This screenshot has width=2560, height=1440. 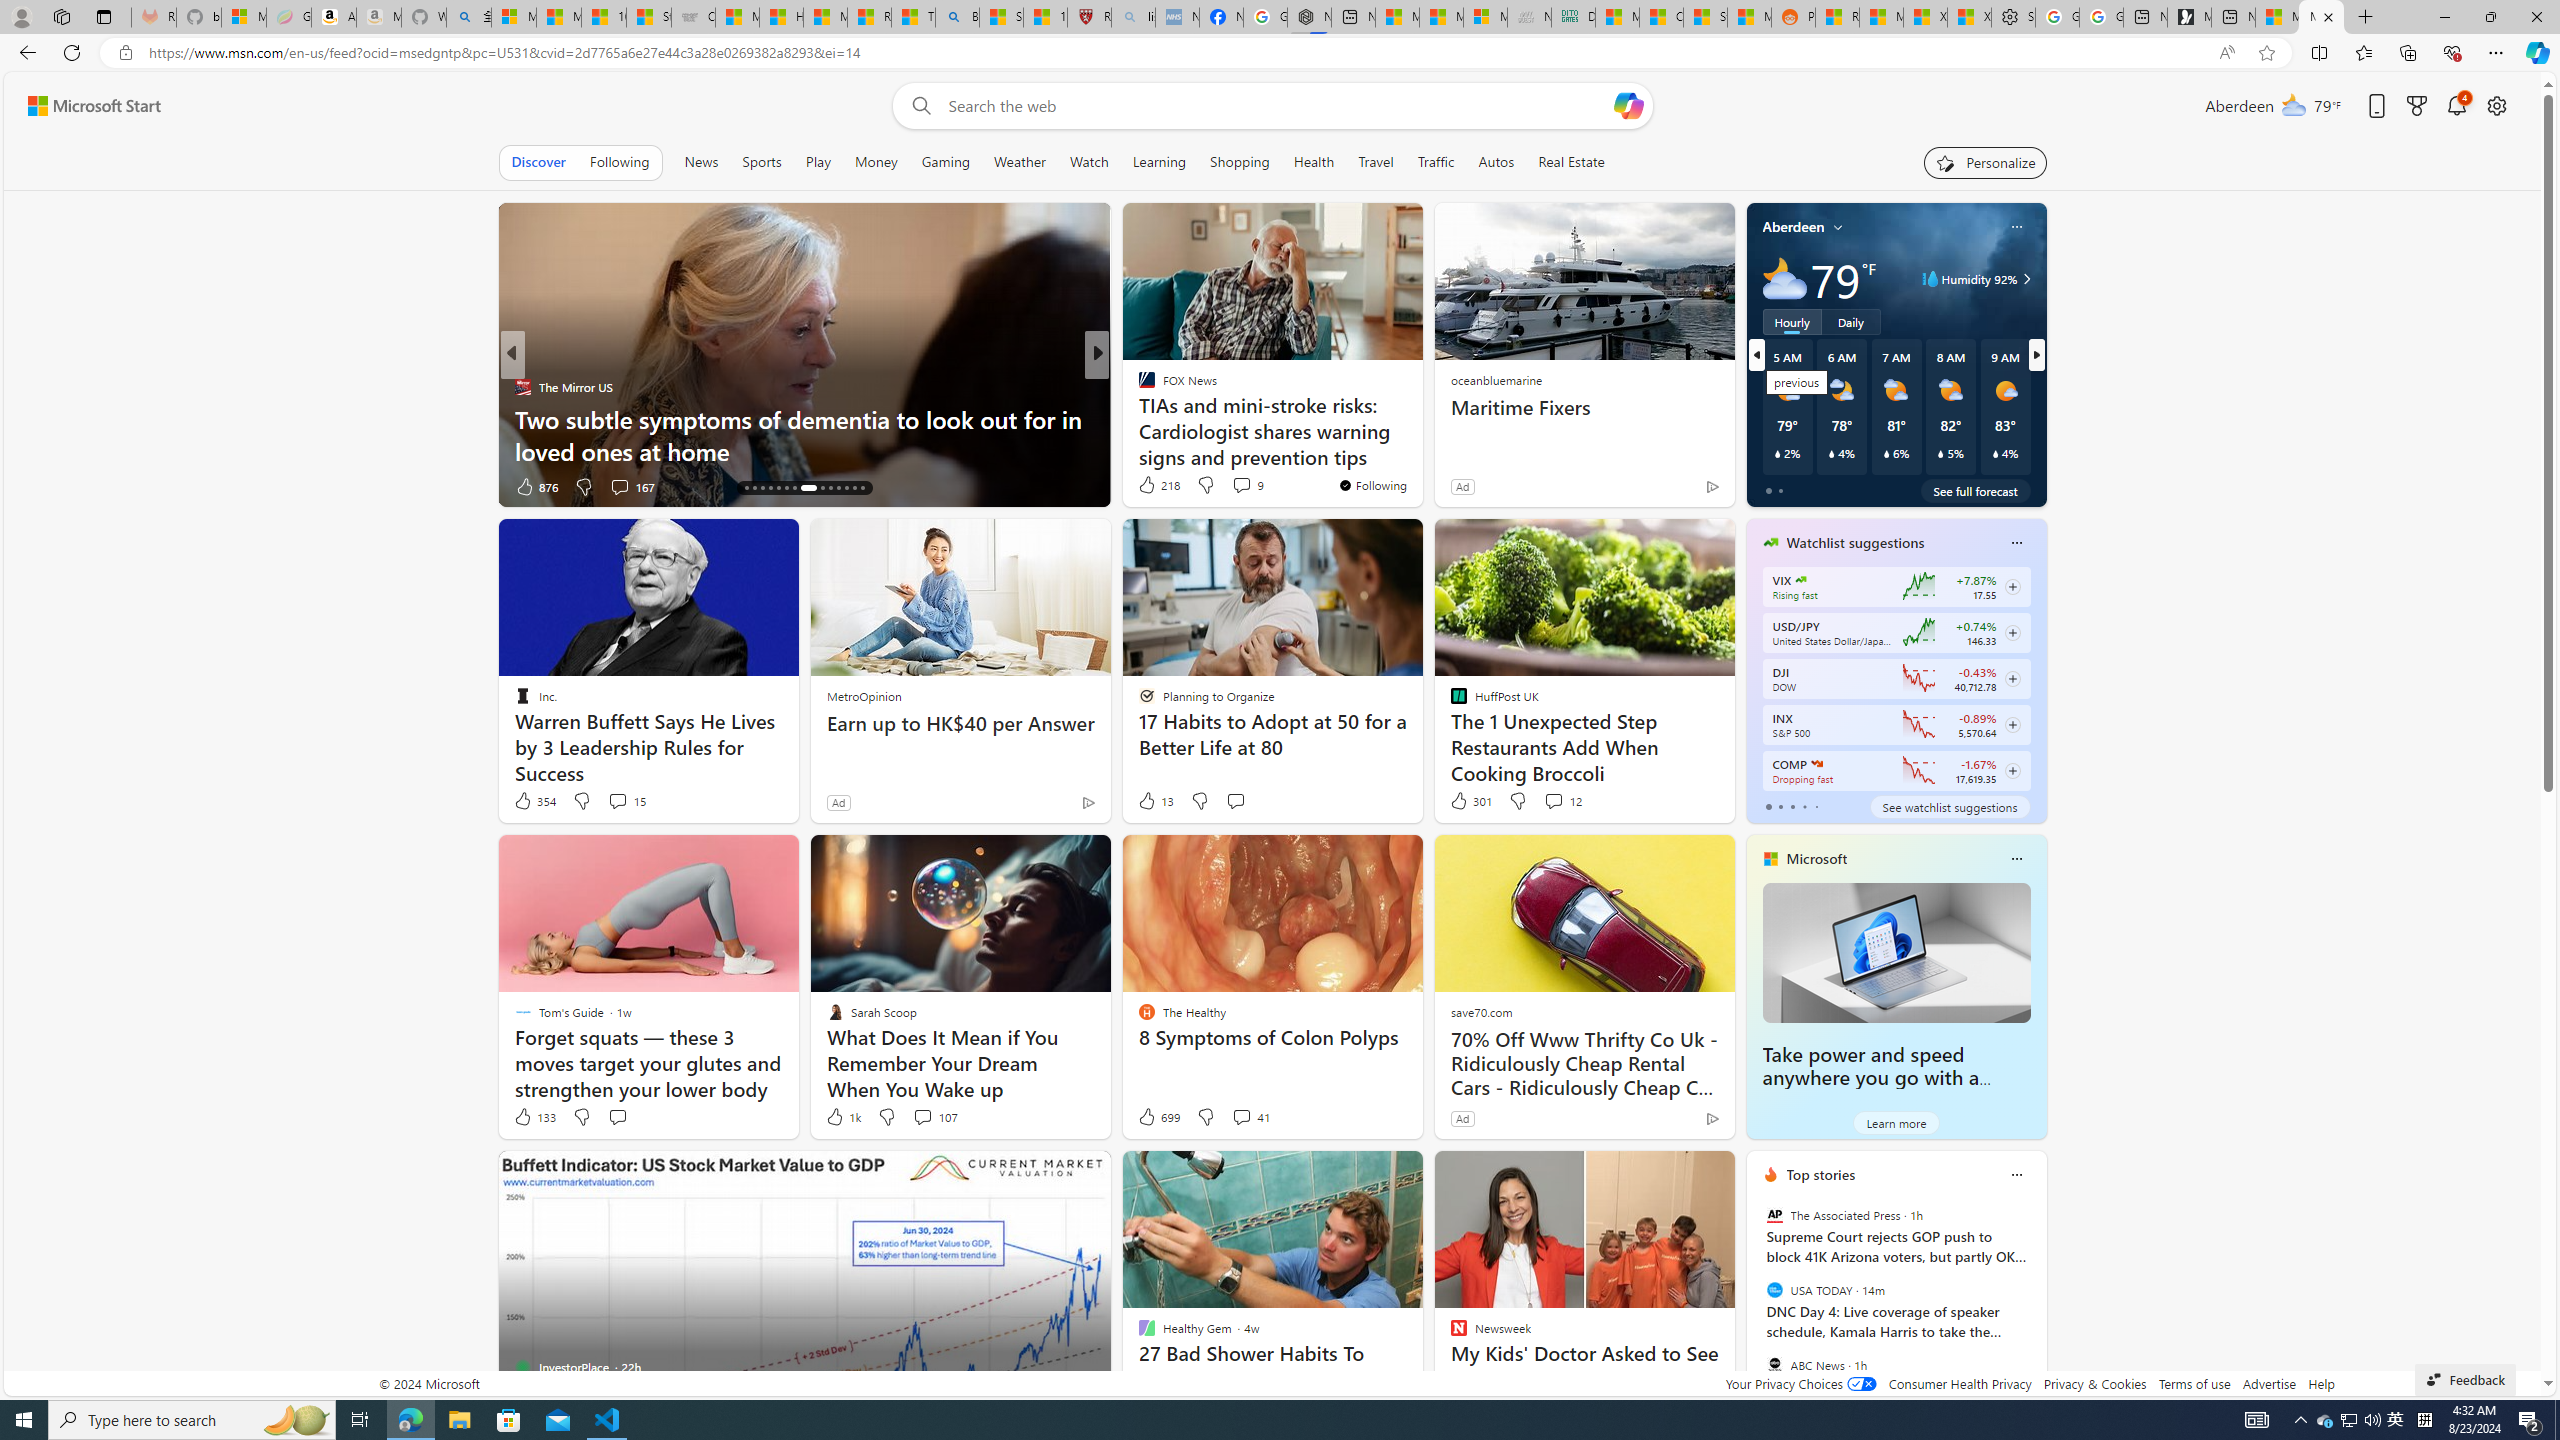 I want to click on '876 Like', so click(x=535, y=486).